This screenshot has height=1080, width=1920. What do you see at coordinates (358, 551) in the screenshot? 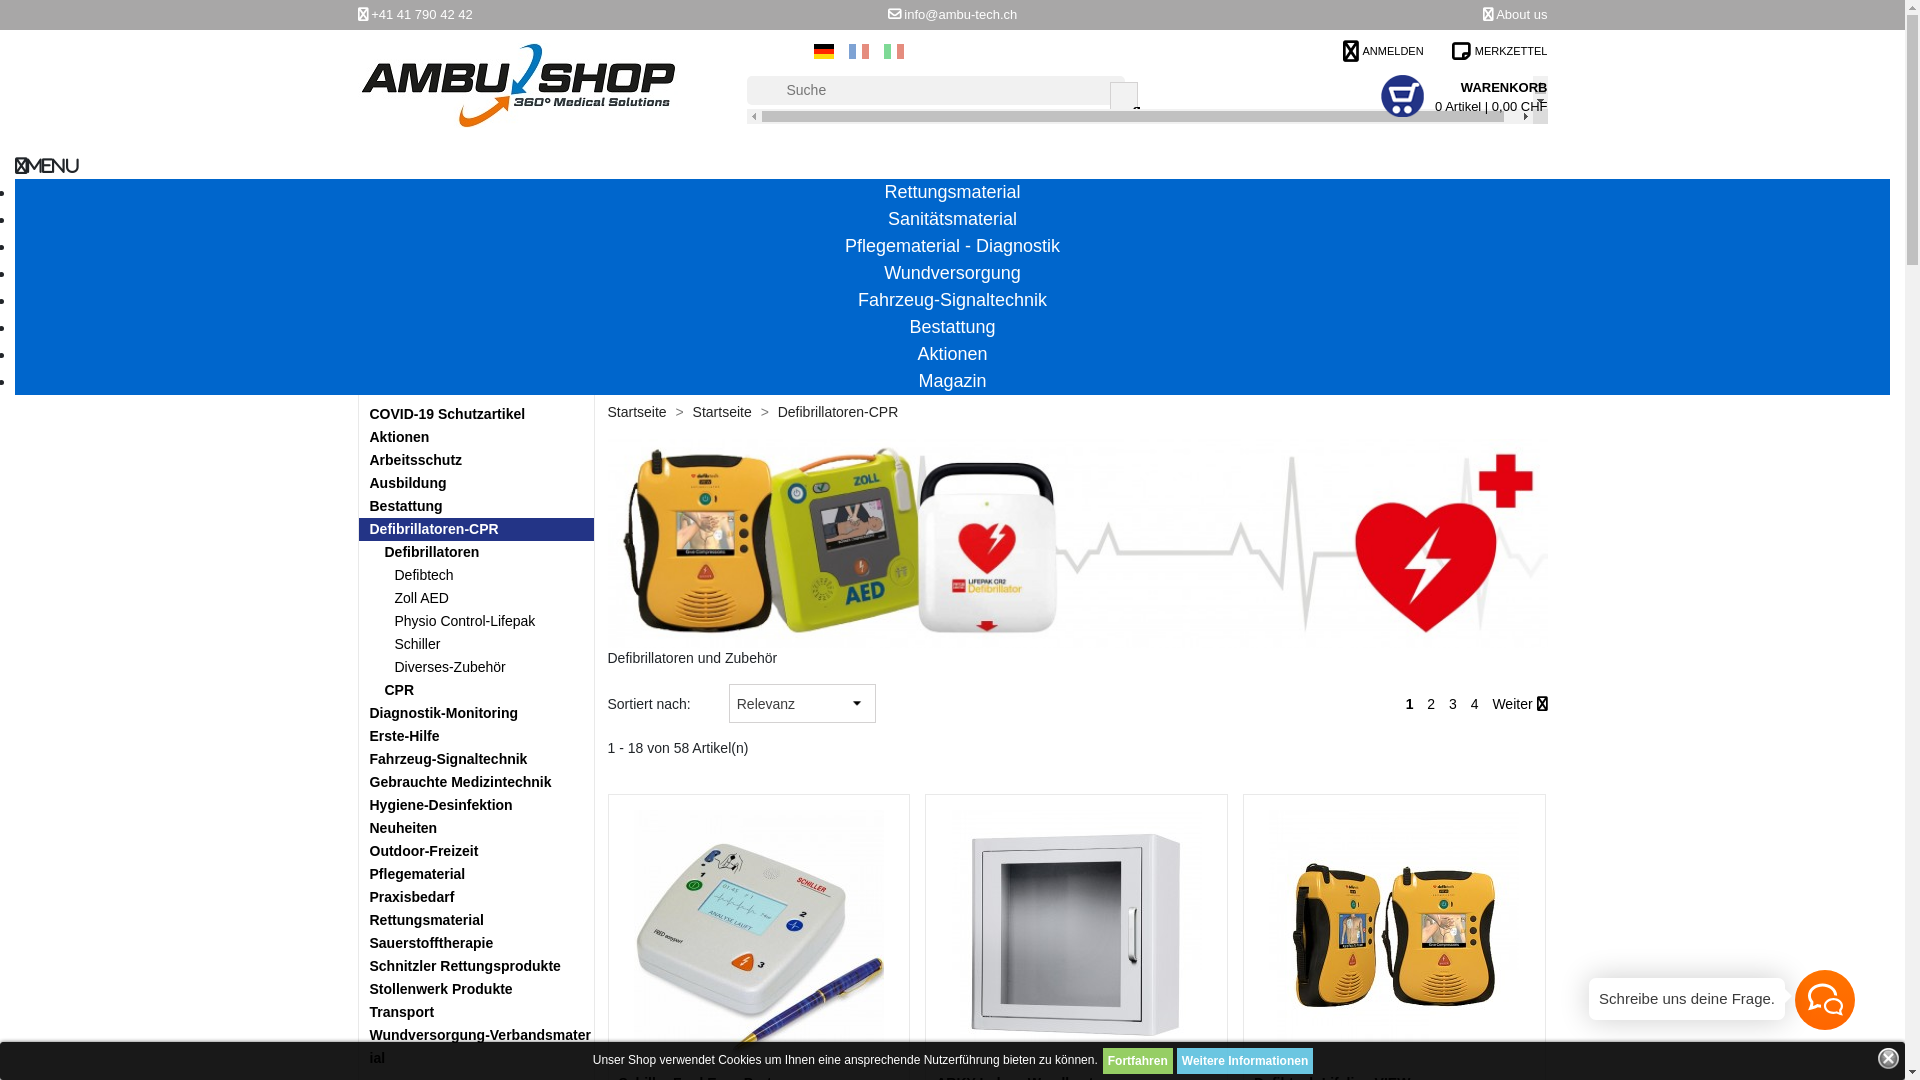
I see `'Defibrillatoren'` at bounding box center [358, 551].